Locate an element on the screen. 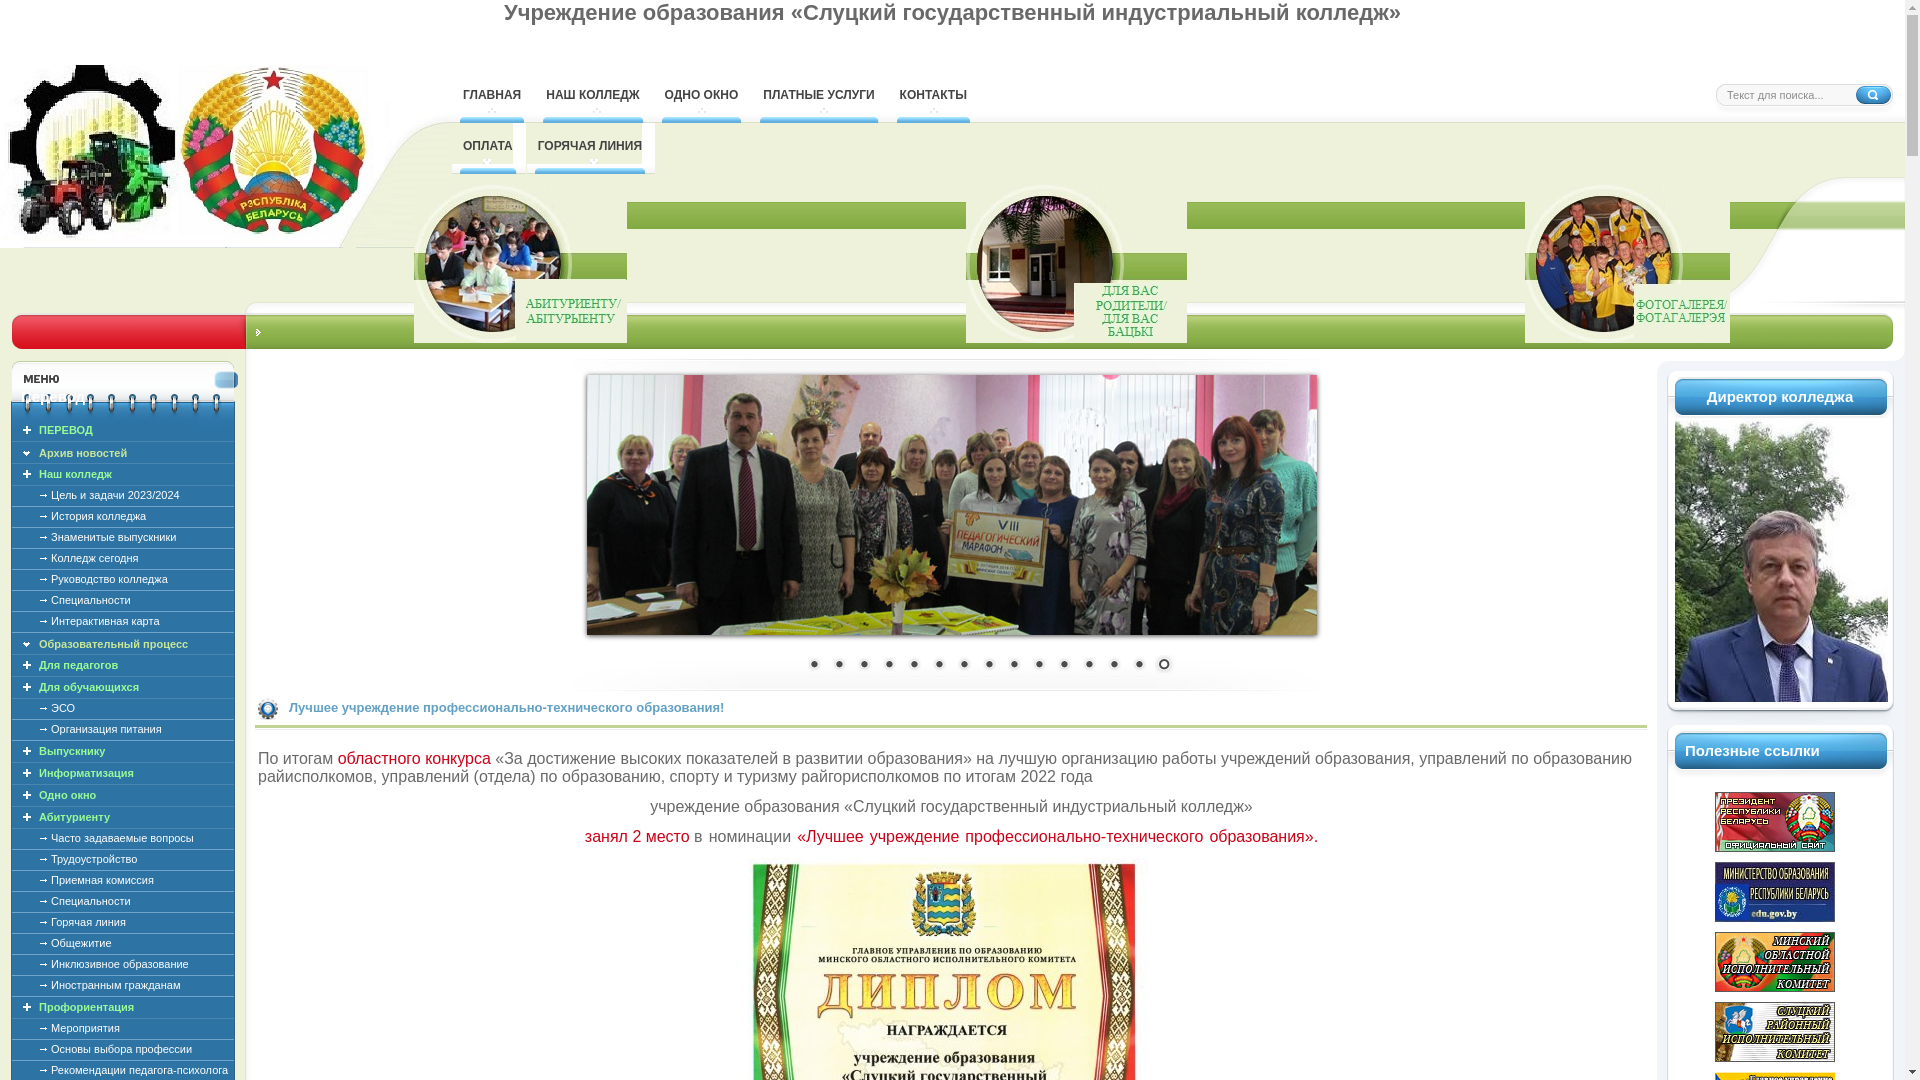 This screenshot has height=1080, width=1920. '13' is located at coordinates (1112, 666).